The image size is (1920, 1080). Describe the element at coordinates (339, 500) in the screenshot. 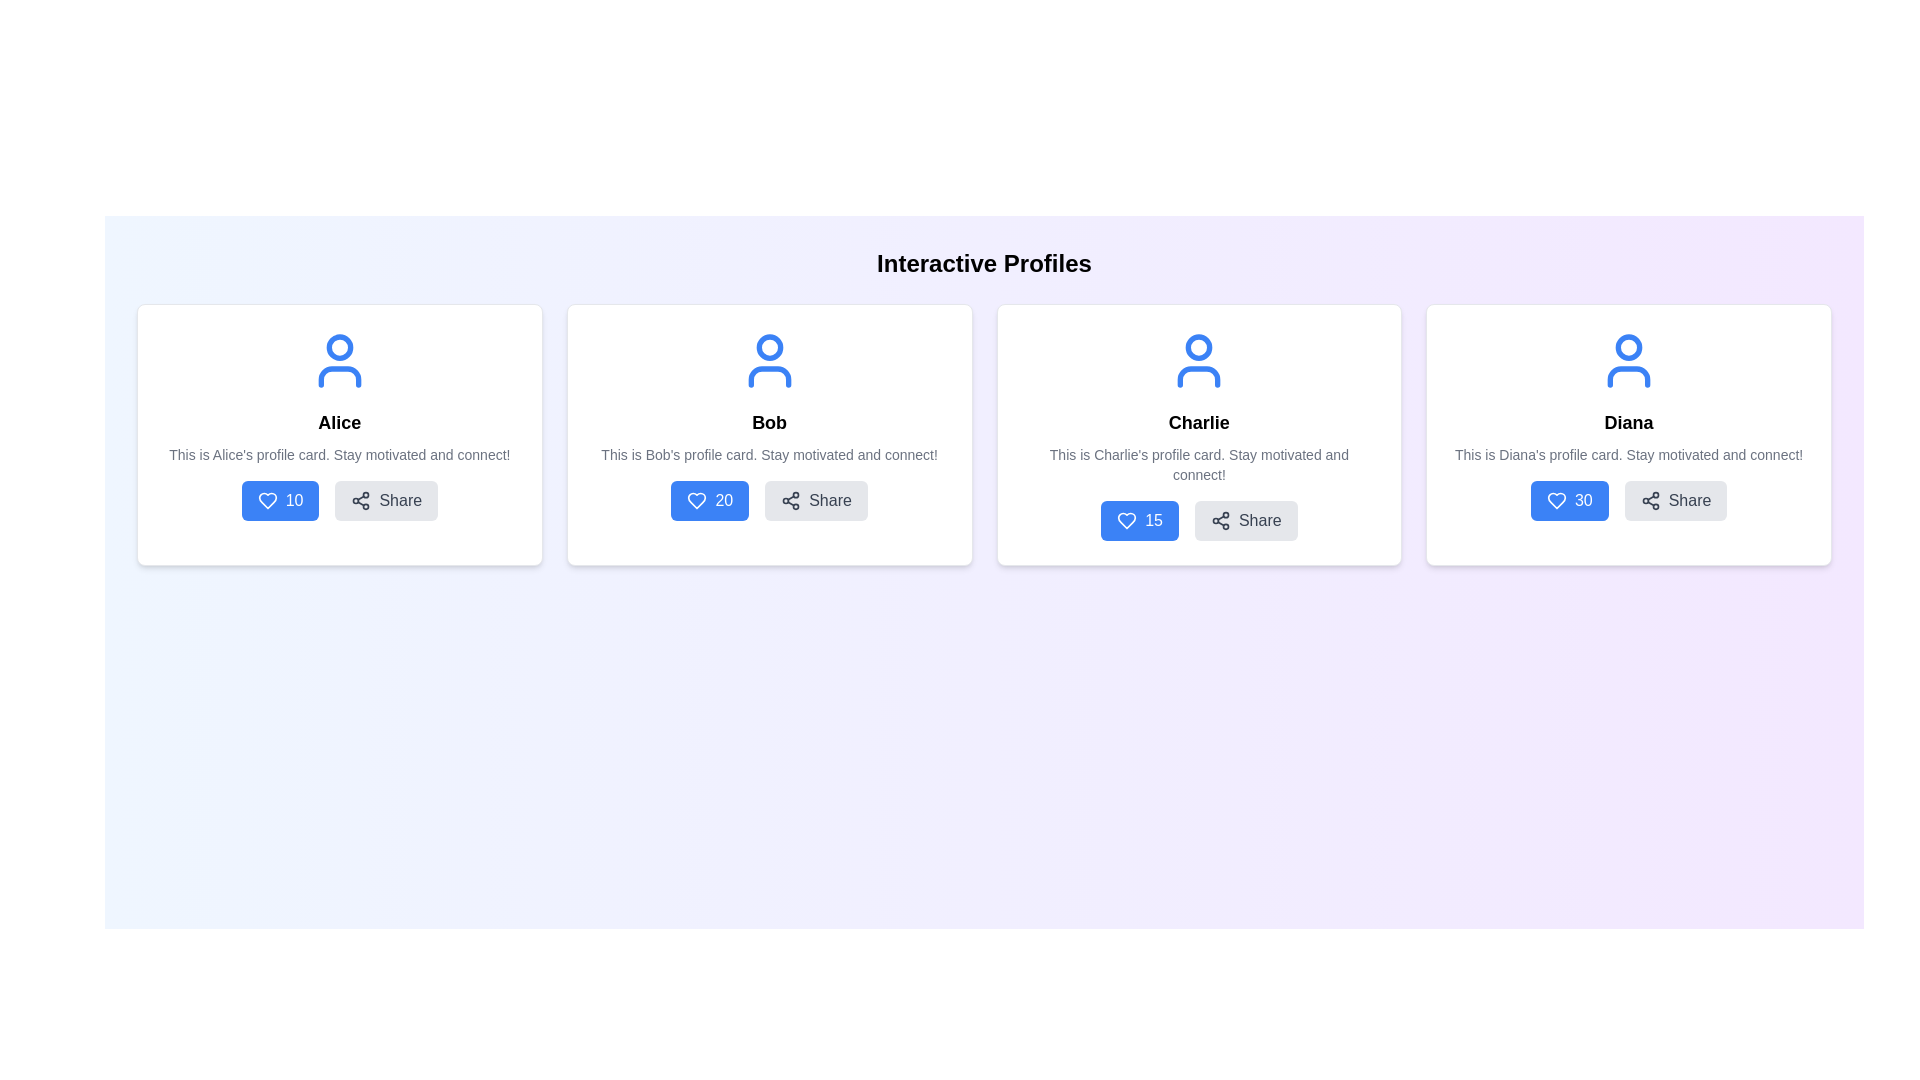

I see `the share button located in the bottom section of the profile card titled 'Alice'` at that location.